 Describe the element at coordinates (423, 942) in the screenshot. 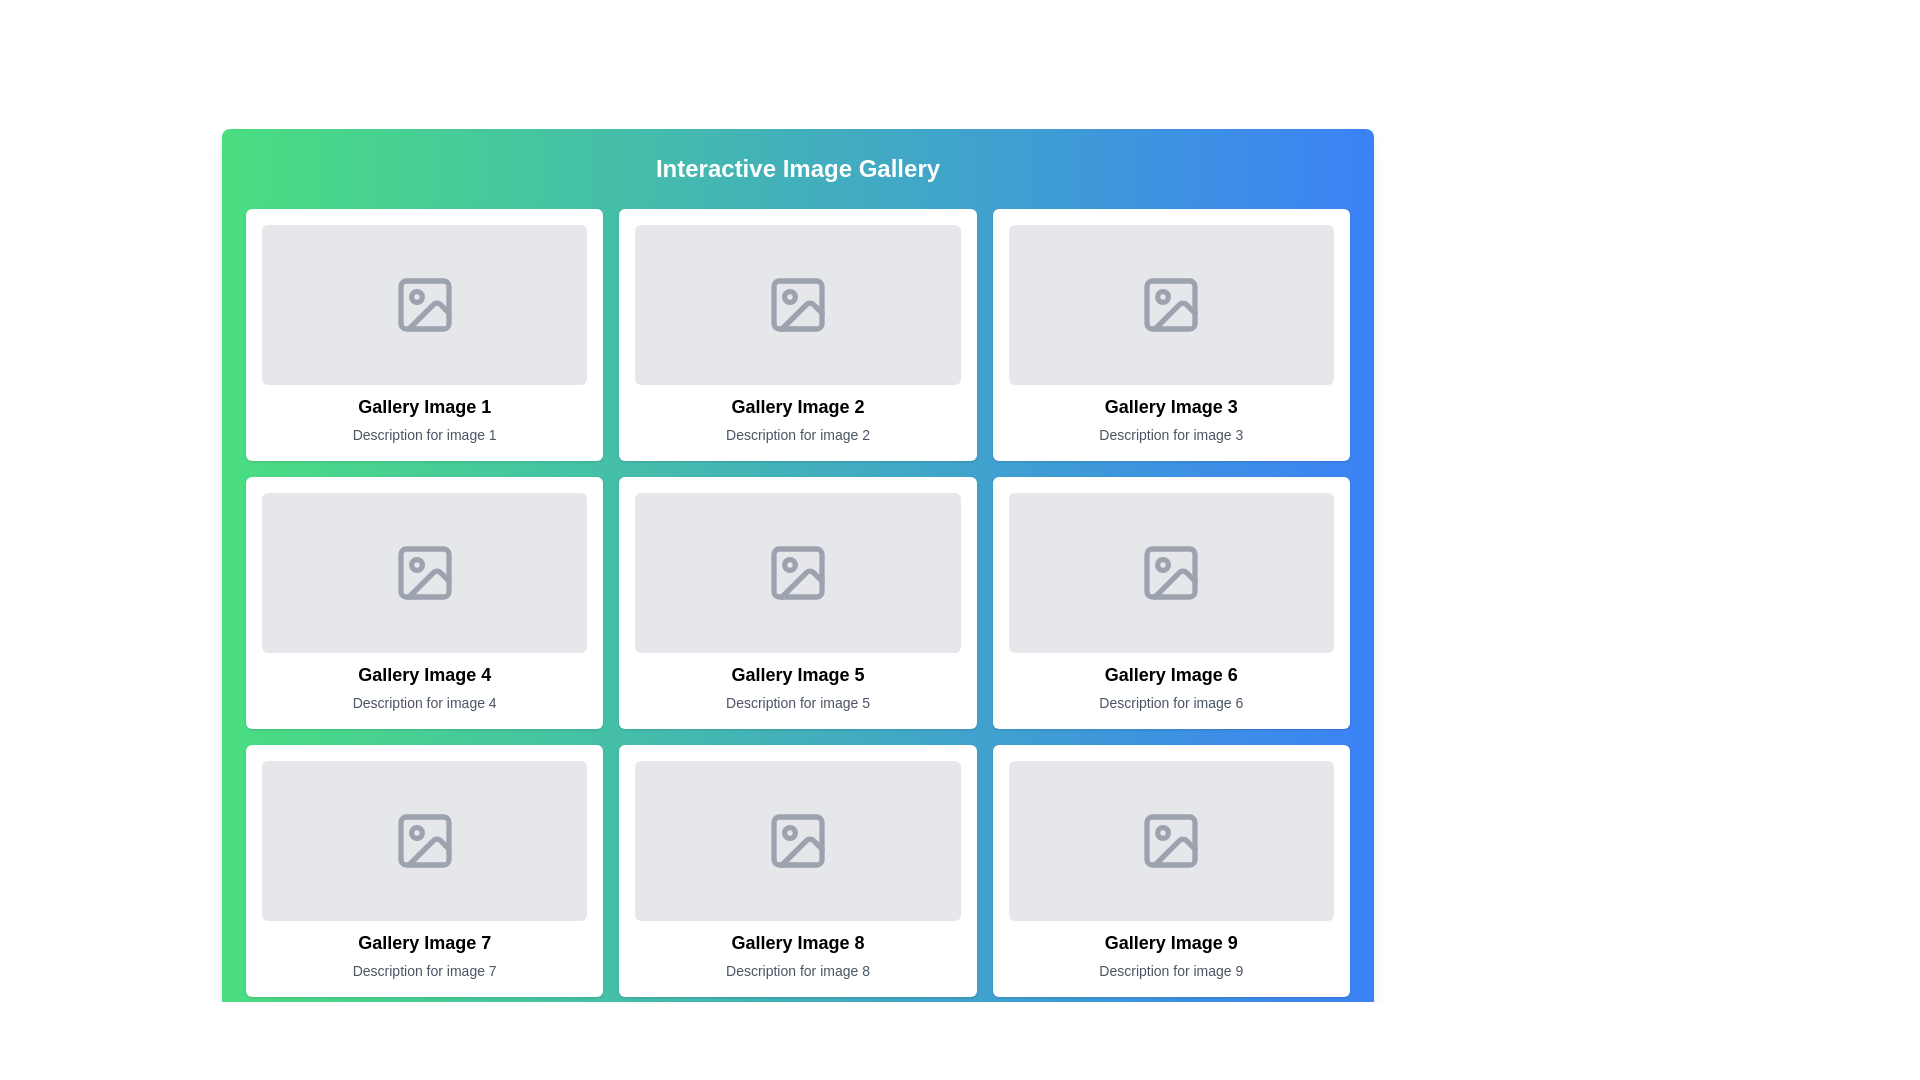

I see `text label that serves as the title for the image card, located in the third row and first column of a 3x3 grid layout` at that location.